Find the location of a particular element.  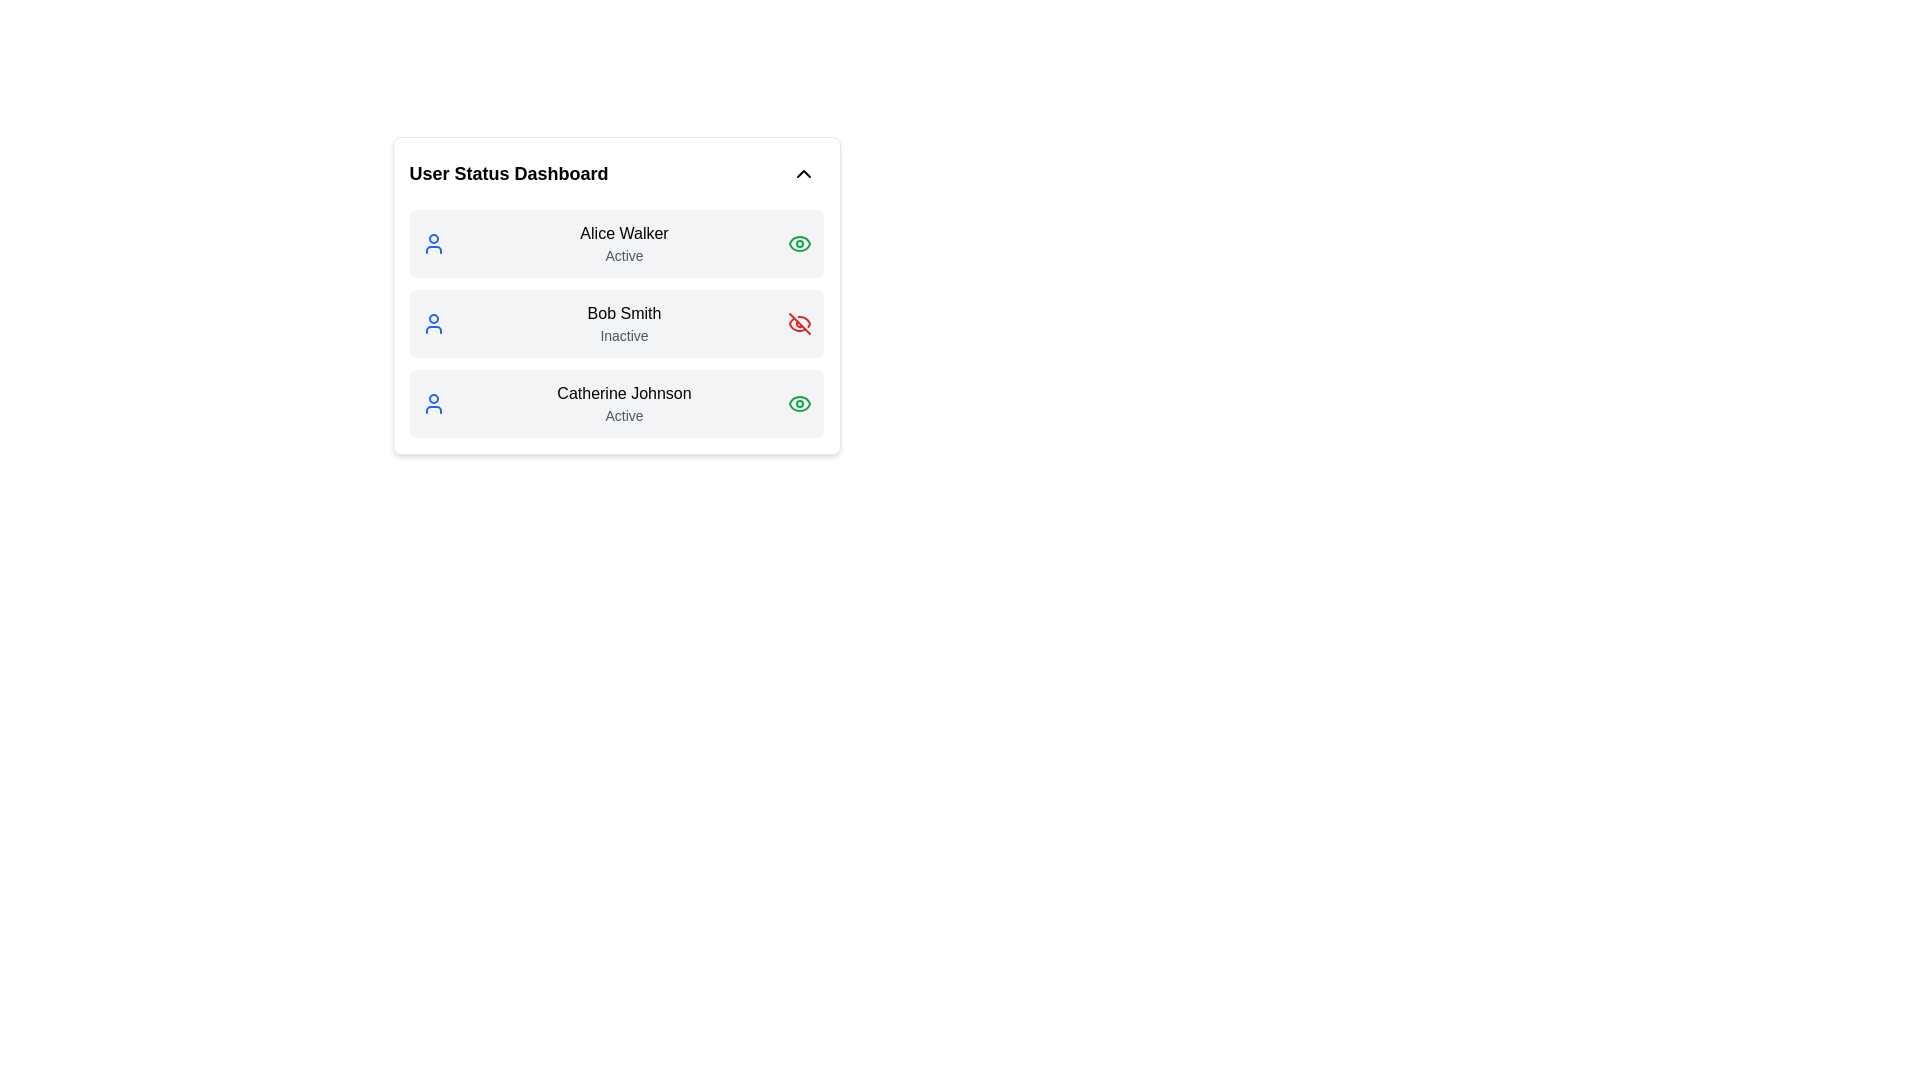

the text display that shows the name and online status of the user, which is the third entry in the vertically stacked list of user status cards within the 'User Status Dashboard.' is located at coordinates (623, 404).